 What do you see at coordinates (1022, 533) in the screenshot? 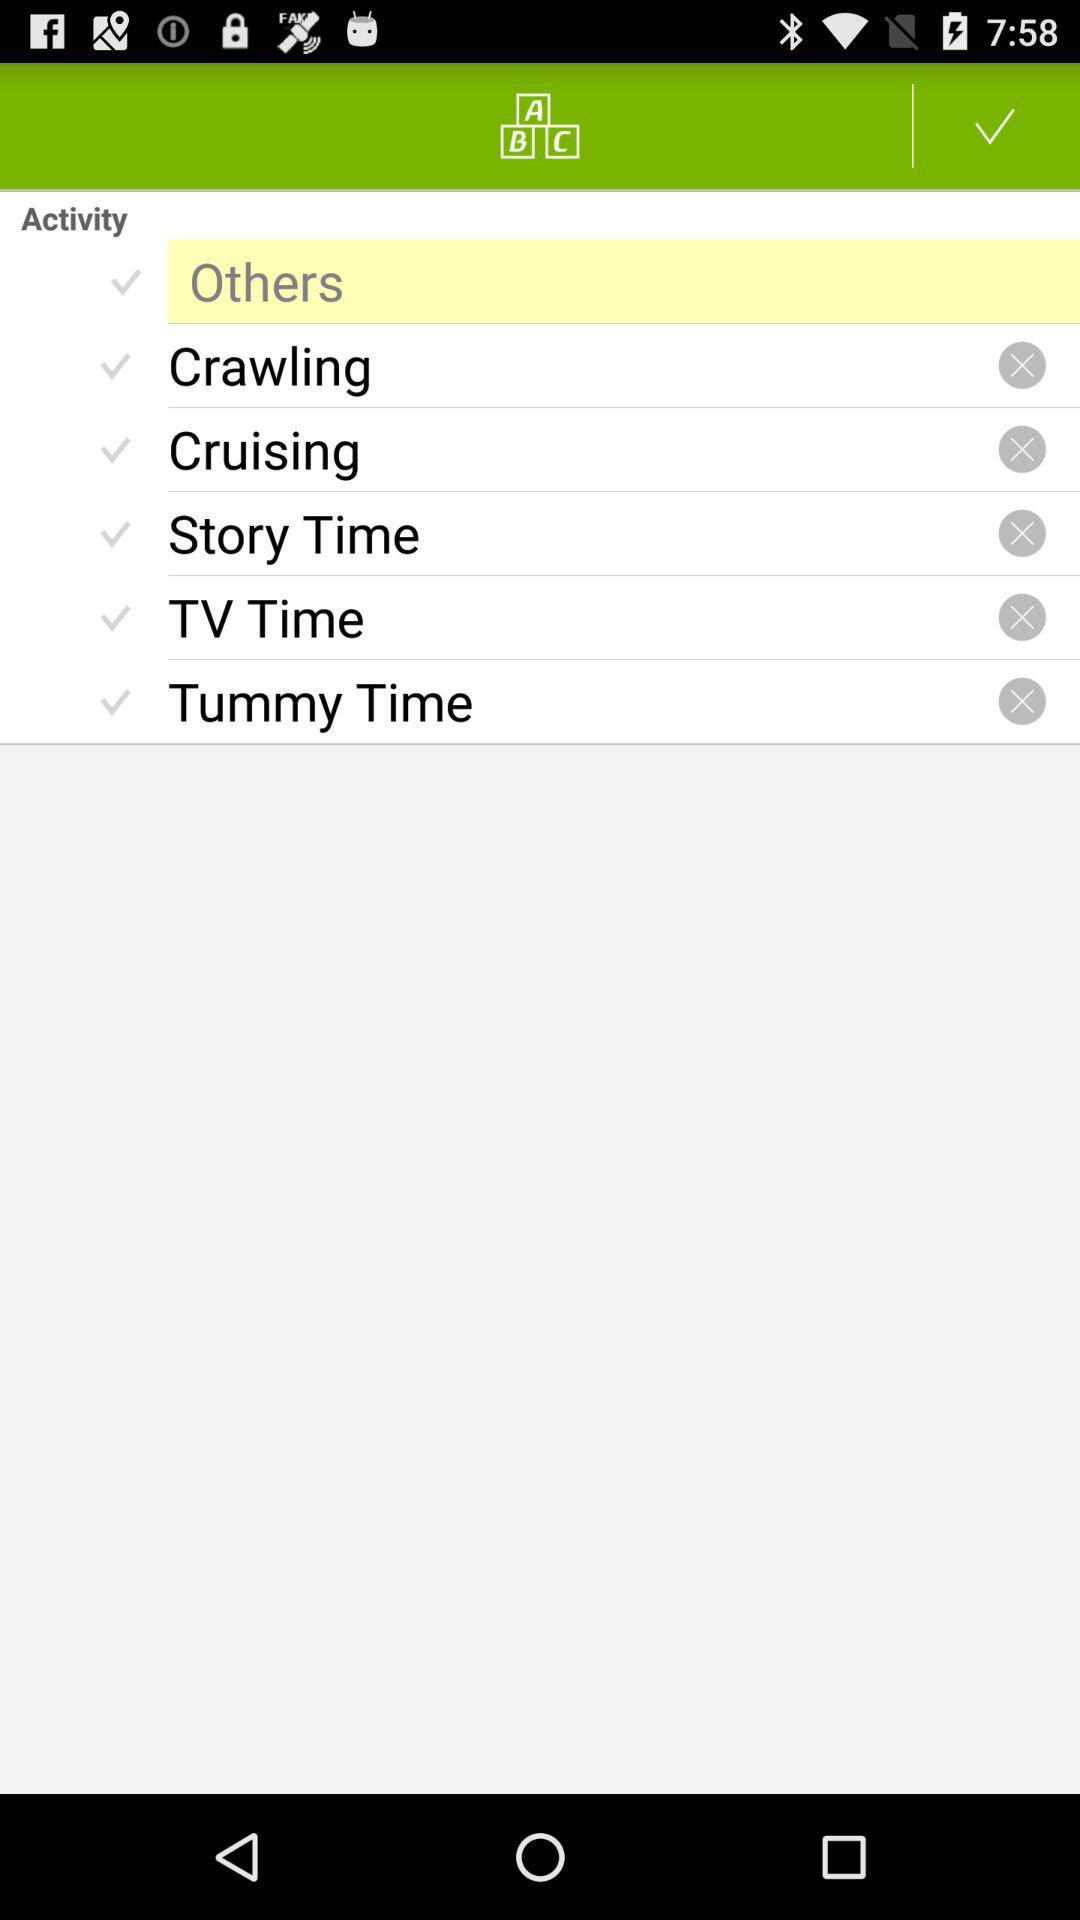
I see `go close` at bounding box center [1022, 533].